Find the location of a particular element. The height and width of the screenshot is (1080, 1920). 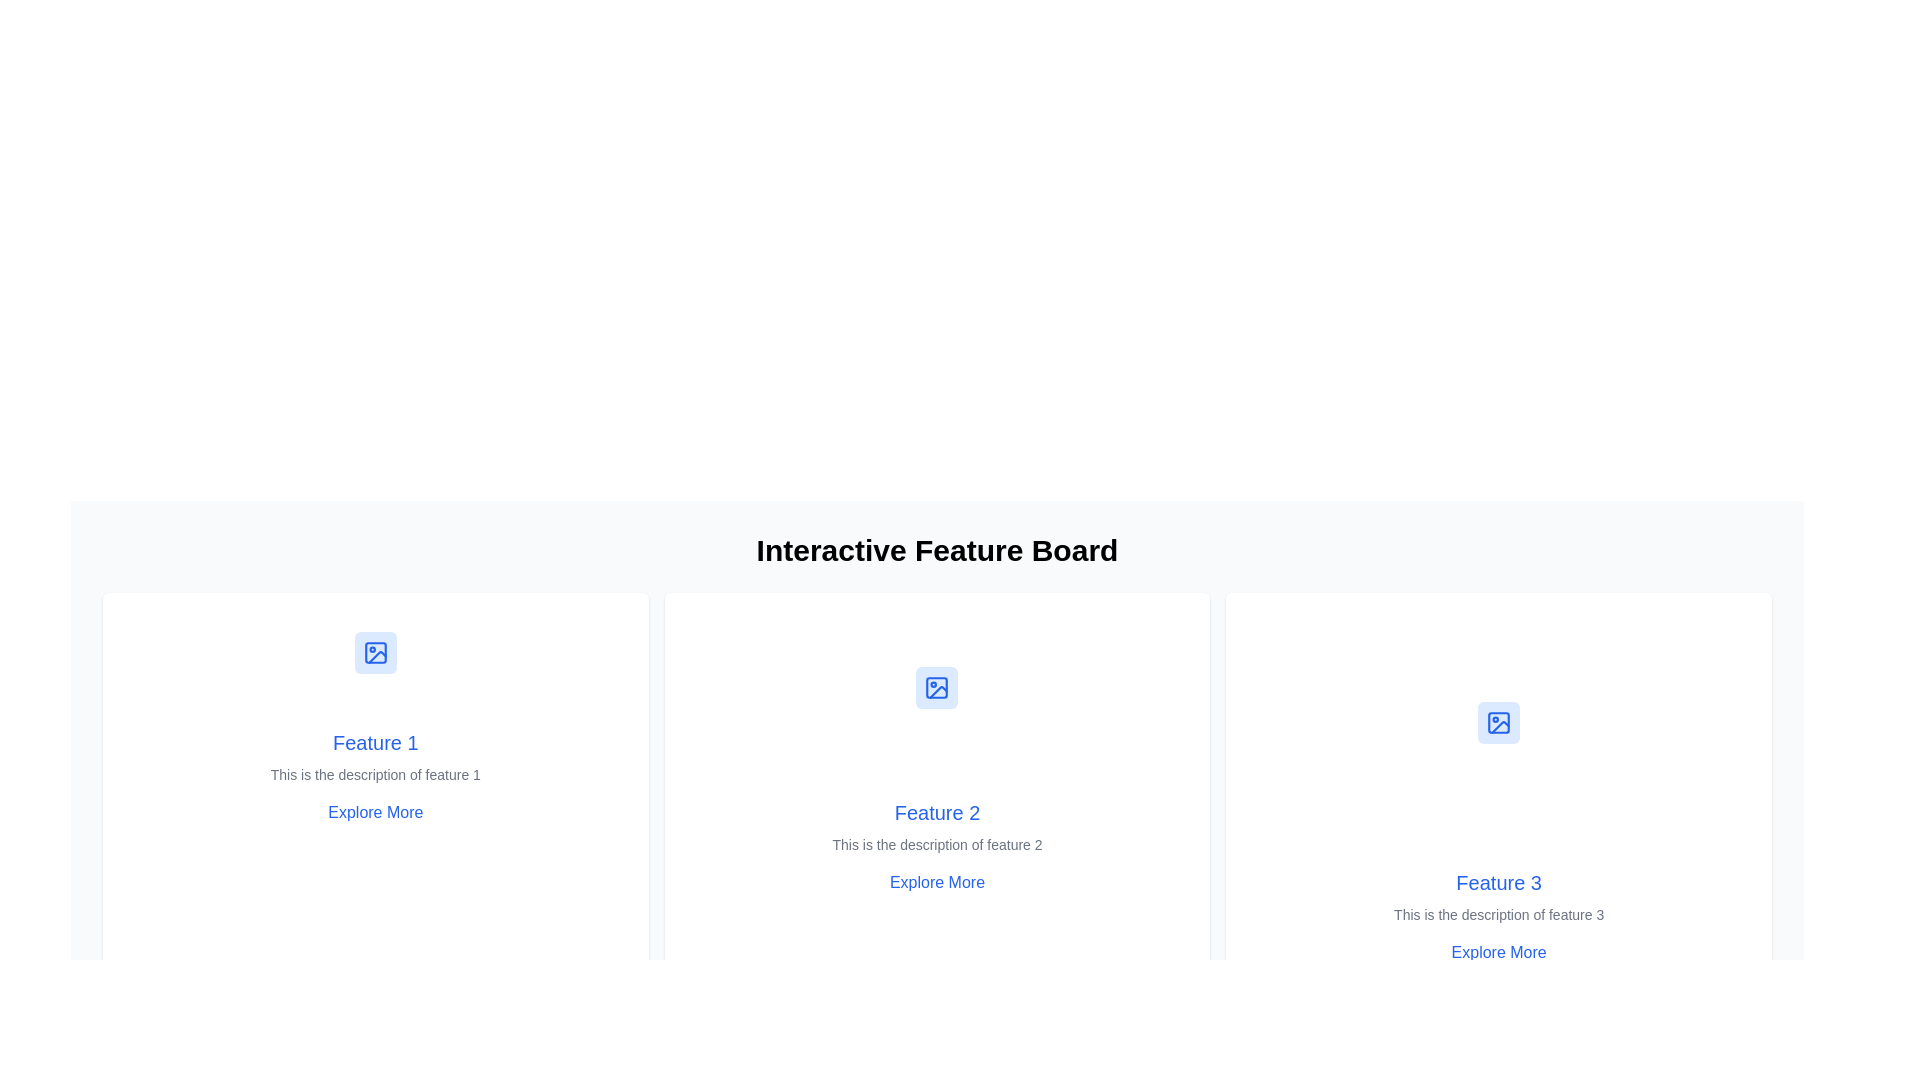

the SVG icon located at the top center of the second feature card titled 'Feature 2' in the Interactive Feature Board is located at coordinates (936, 686).